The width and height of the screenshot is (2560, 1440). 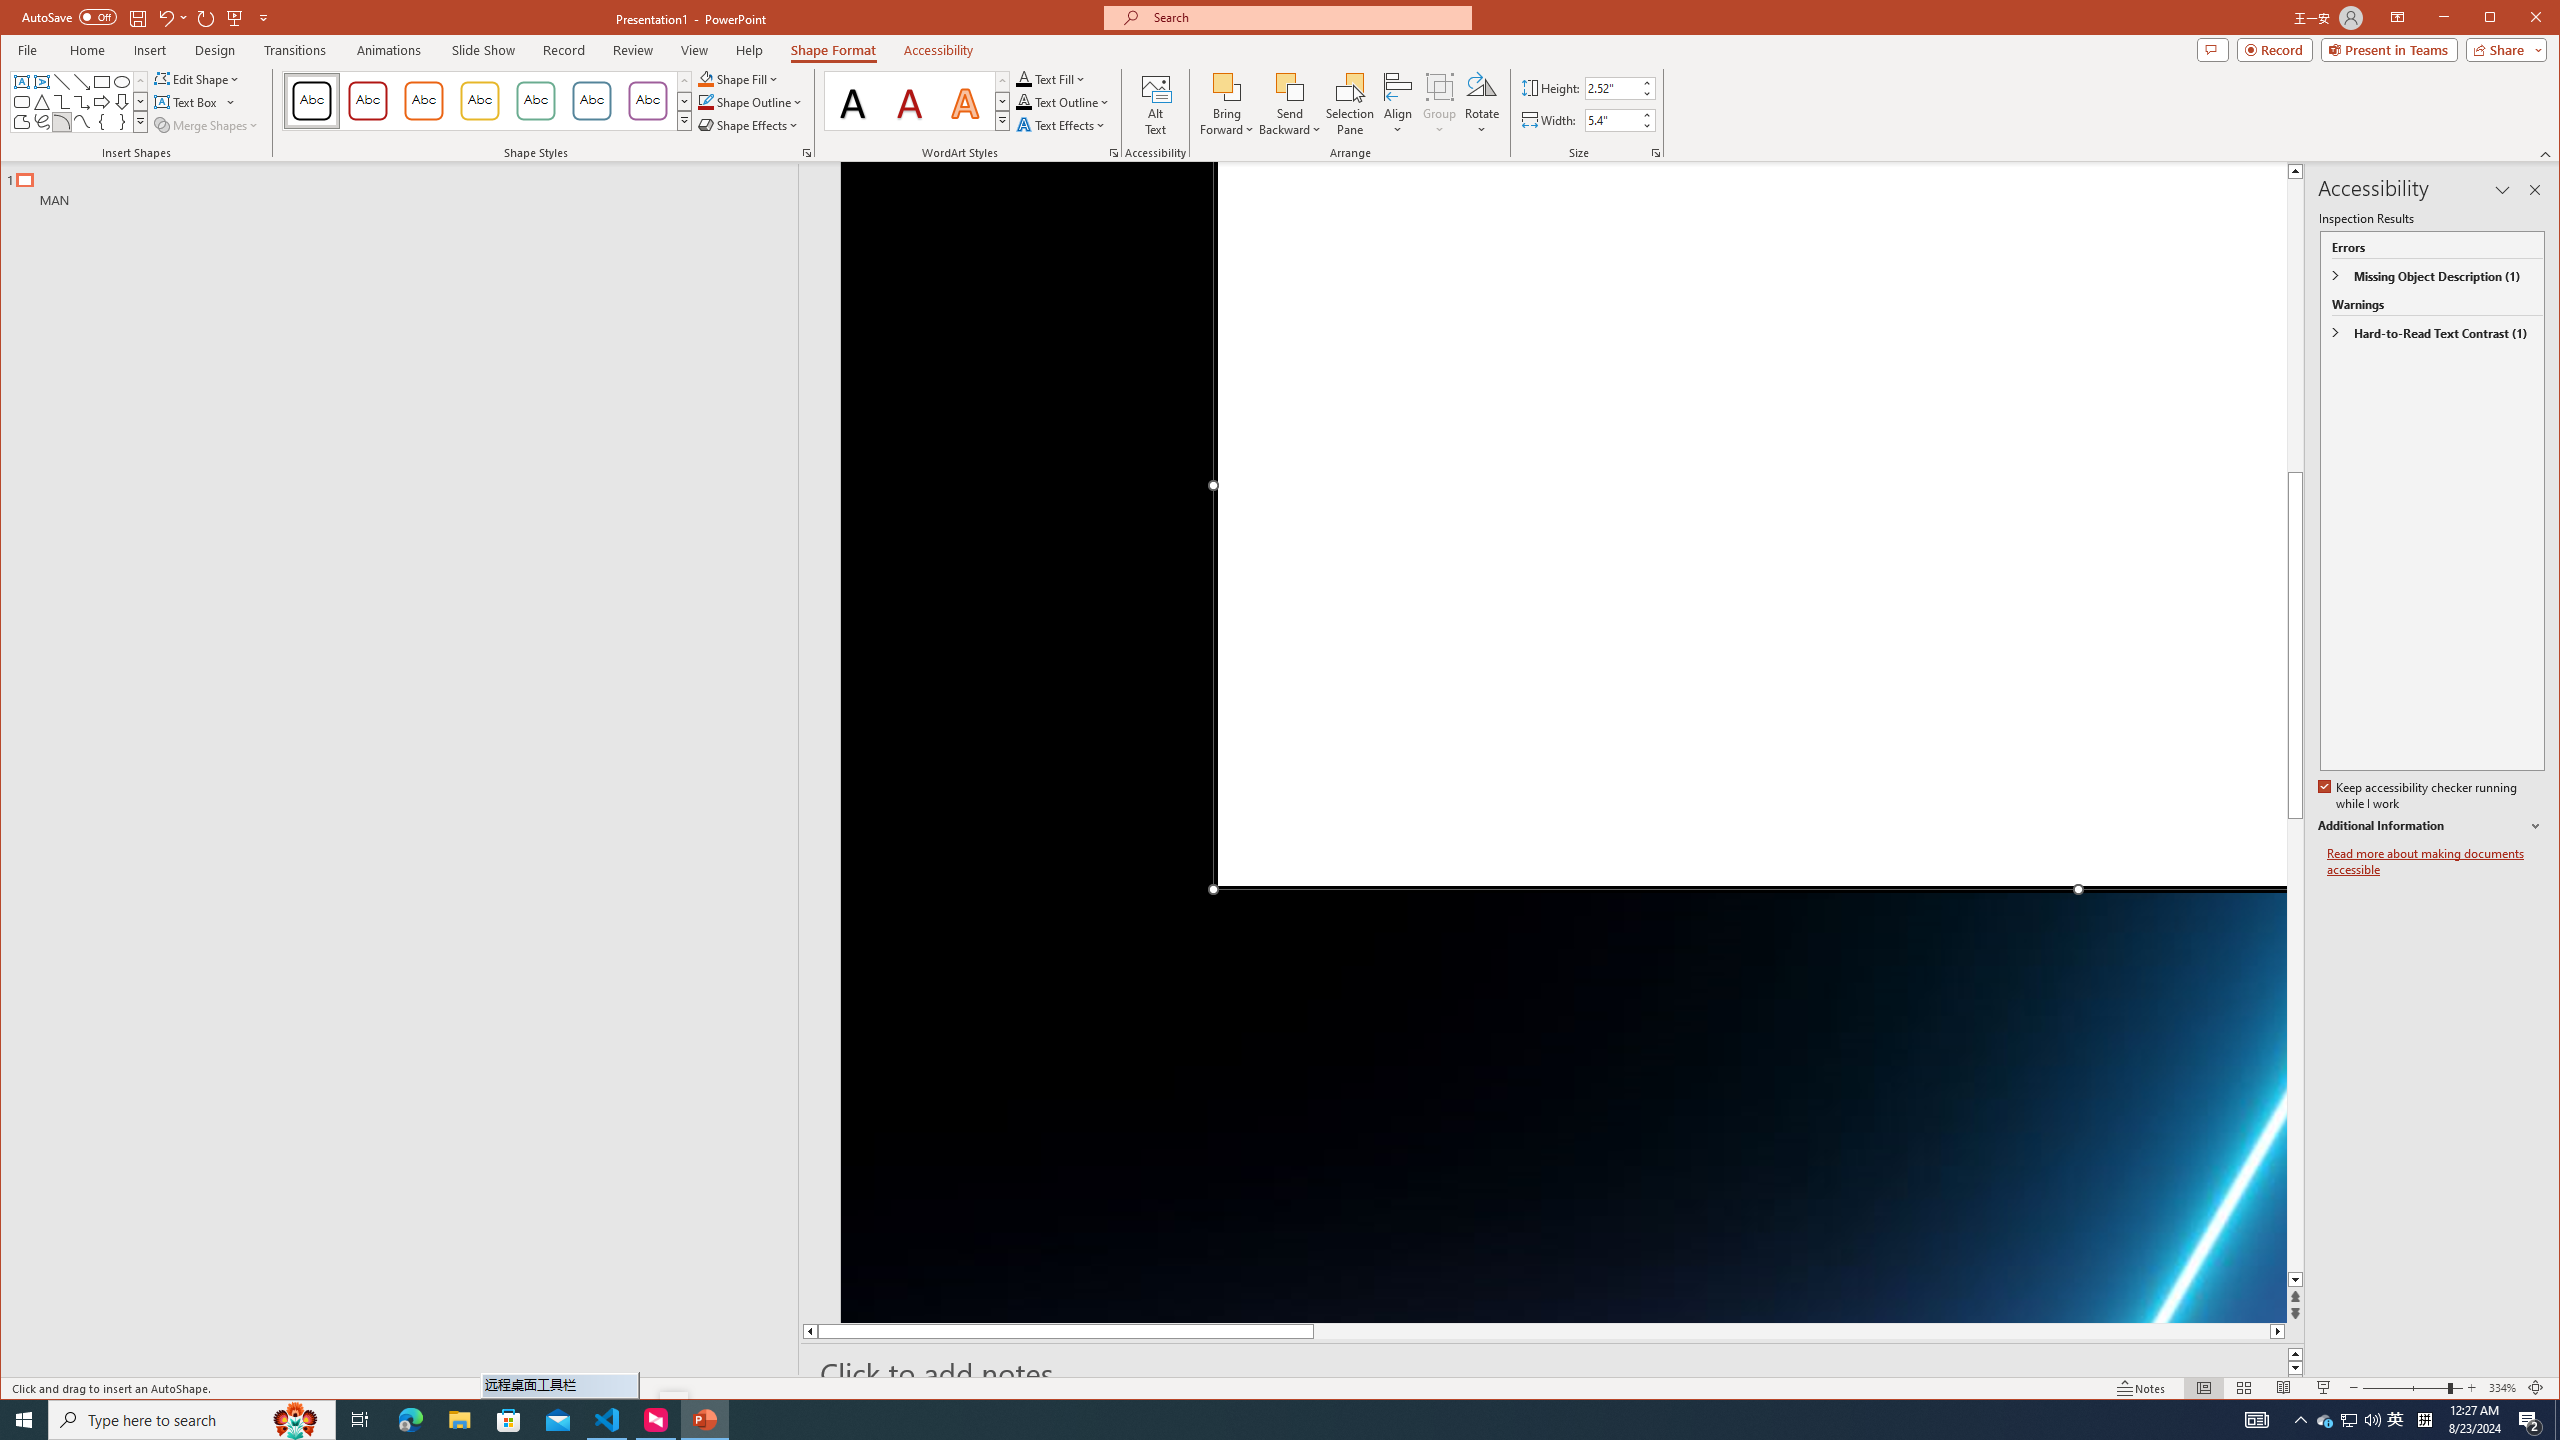 I want to click on 'Zoom 334%', so click(x=2502, y=1387).